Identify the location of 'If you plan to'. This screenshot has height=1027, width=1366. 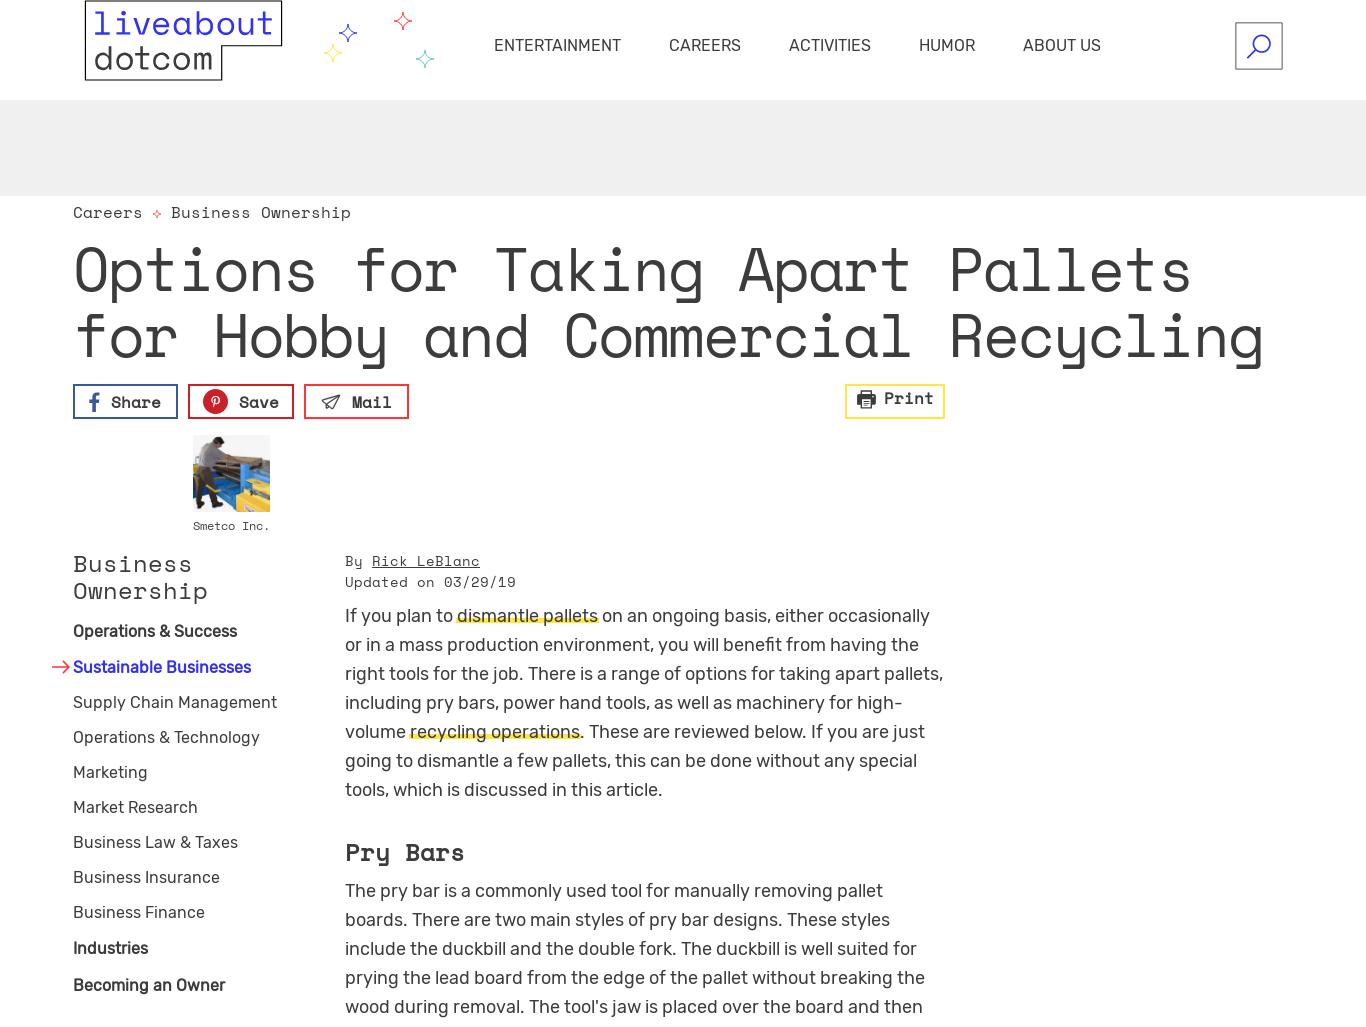
(400, 614).